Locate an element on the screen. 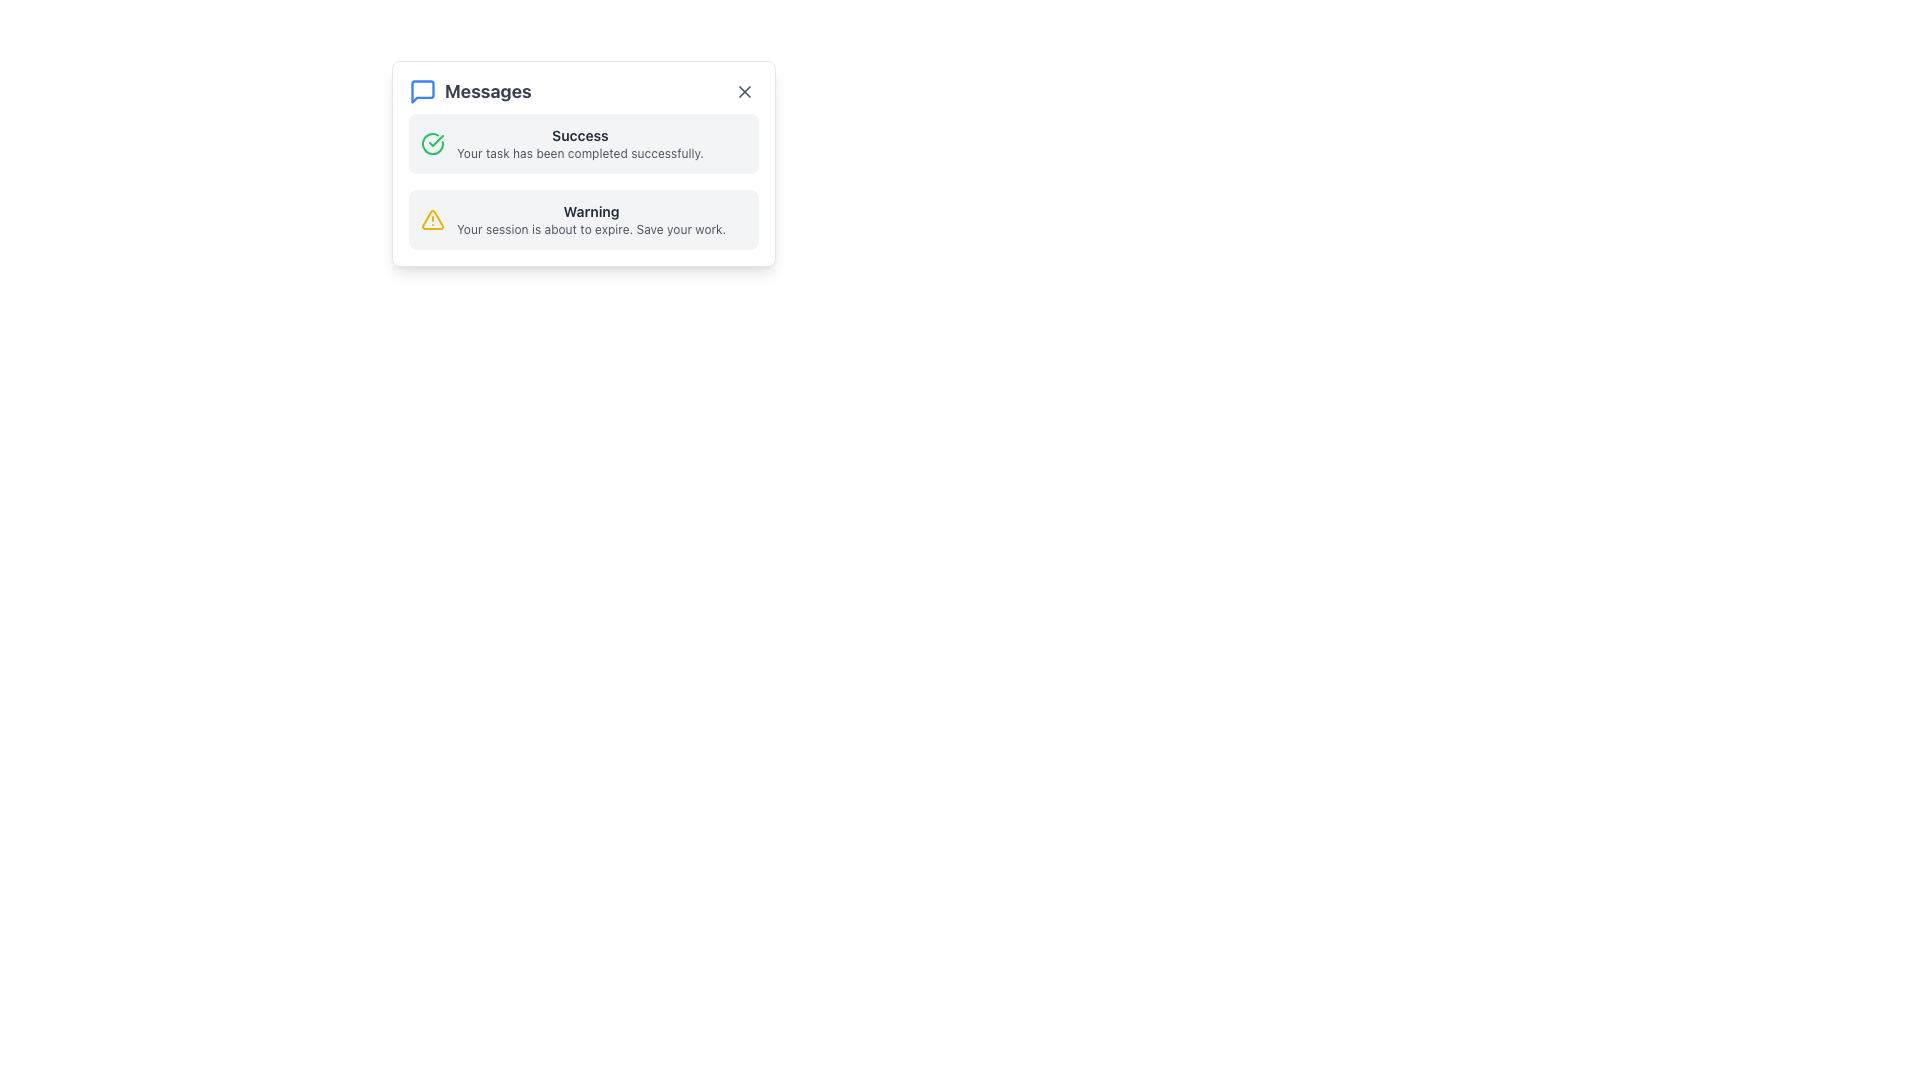 The image size is (1920, 1080). the warning icon is located at coordinates (431, 219).